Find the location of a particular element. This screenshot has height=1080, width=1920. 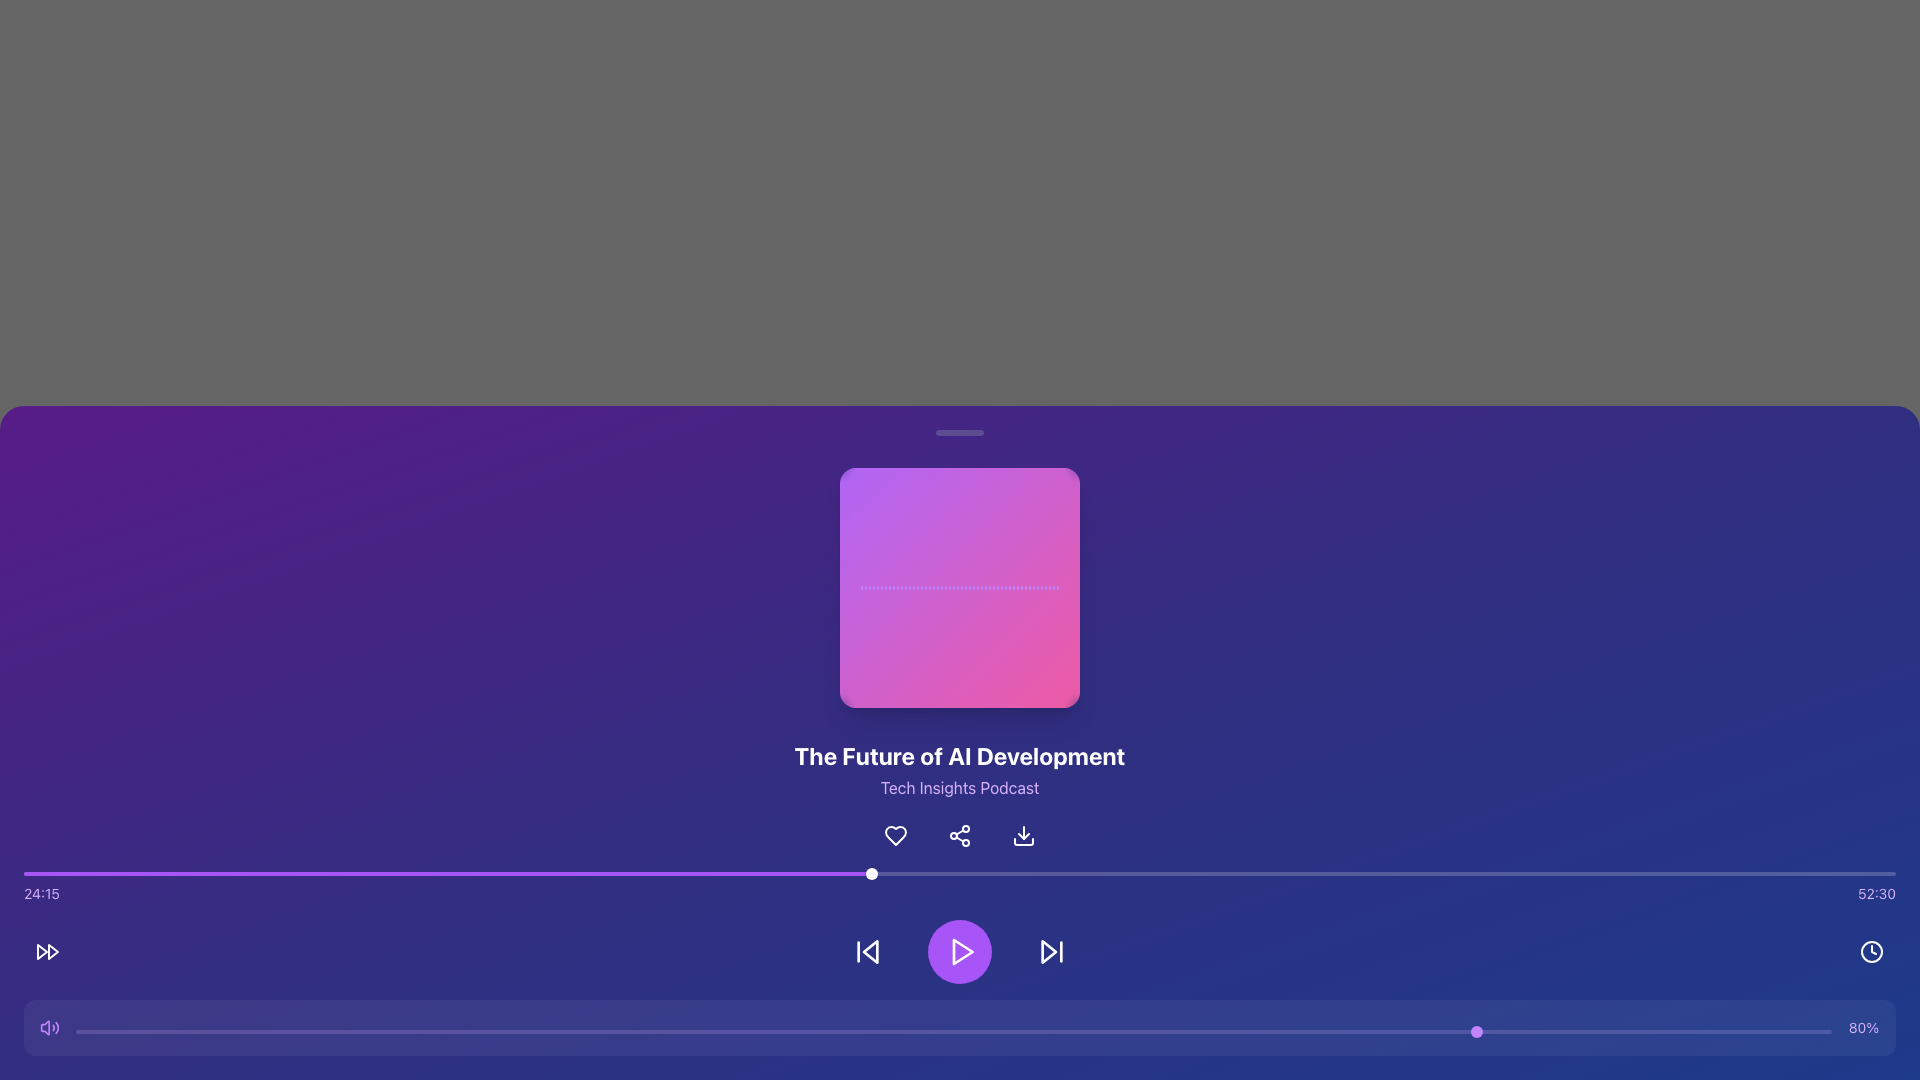

the slider position is located at coordinates (163, 1032).